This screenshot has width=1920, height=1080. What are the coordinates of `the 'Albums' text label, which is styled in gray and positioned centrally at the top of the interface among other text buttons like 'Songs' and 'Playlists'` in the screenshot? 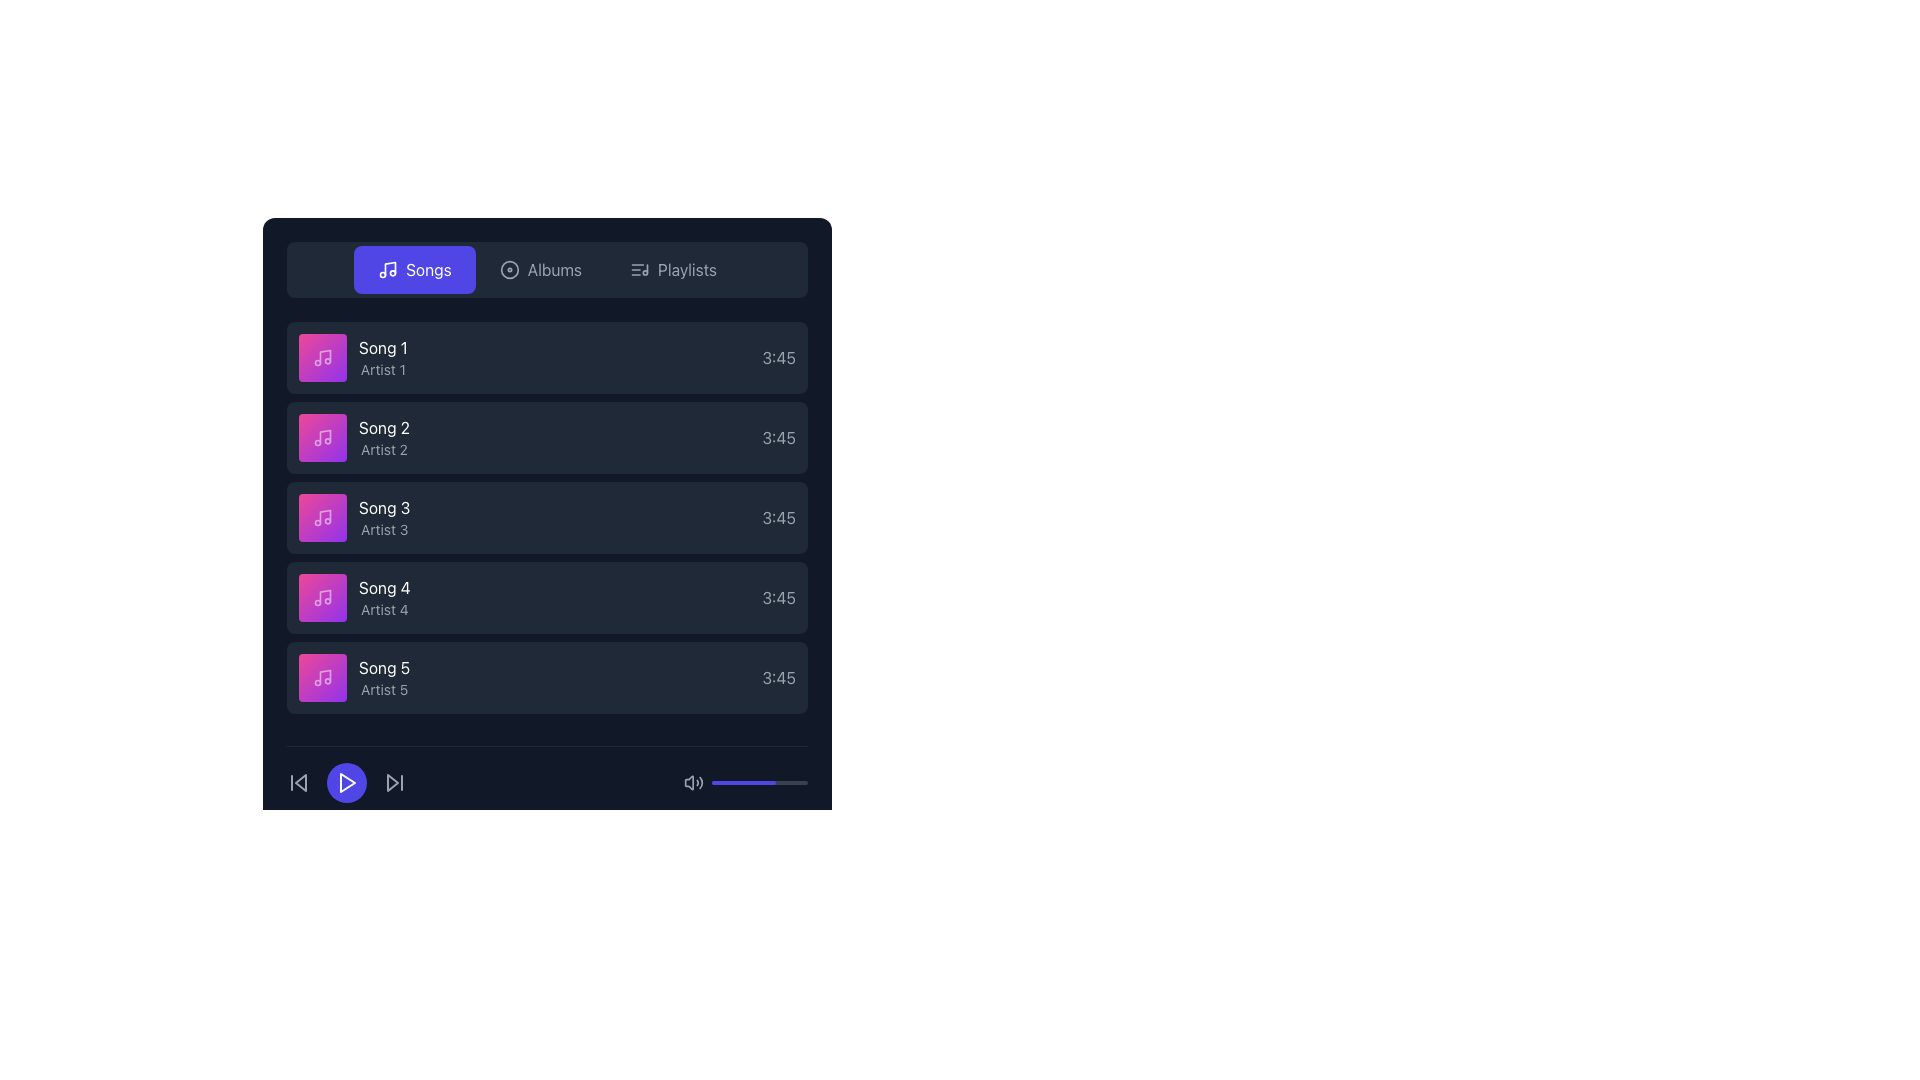 It's located at (554, 270).